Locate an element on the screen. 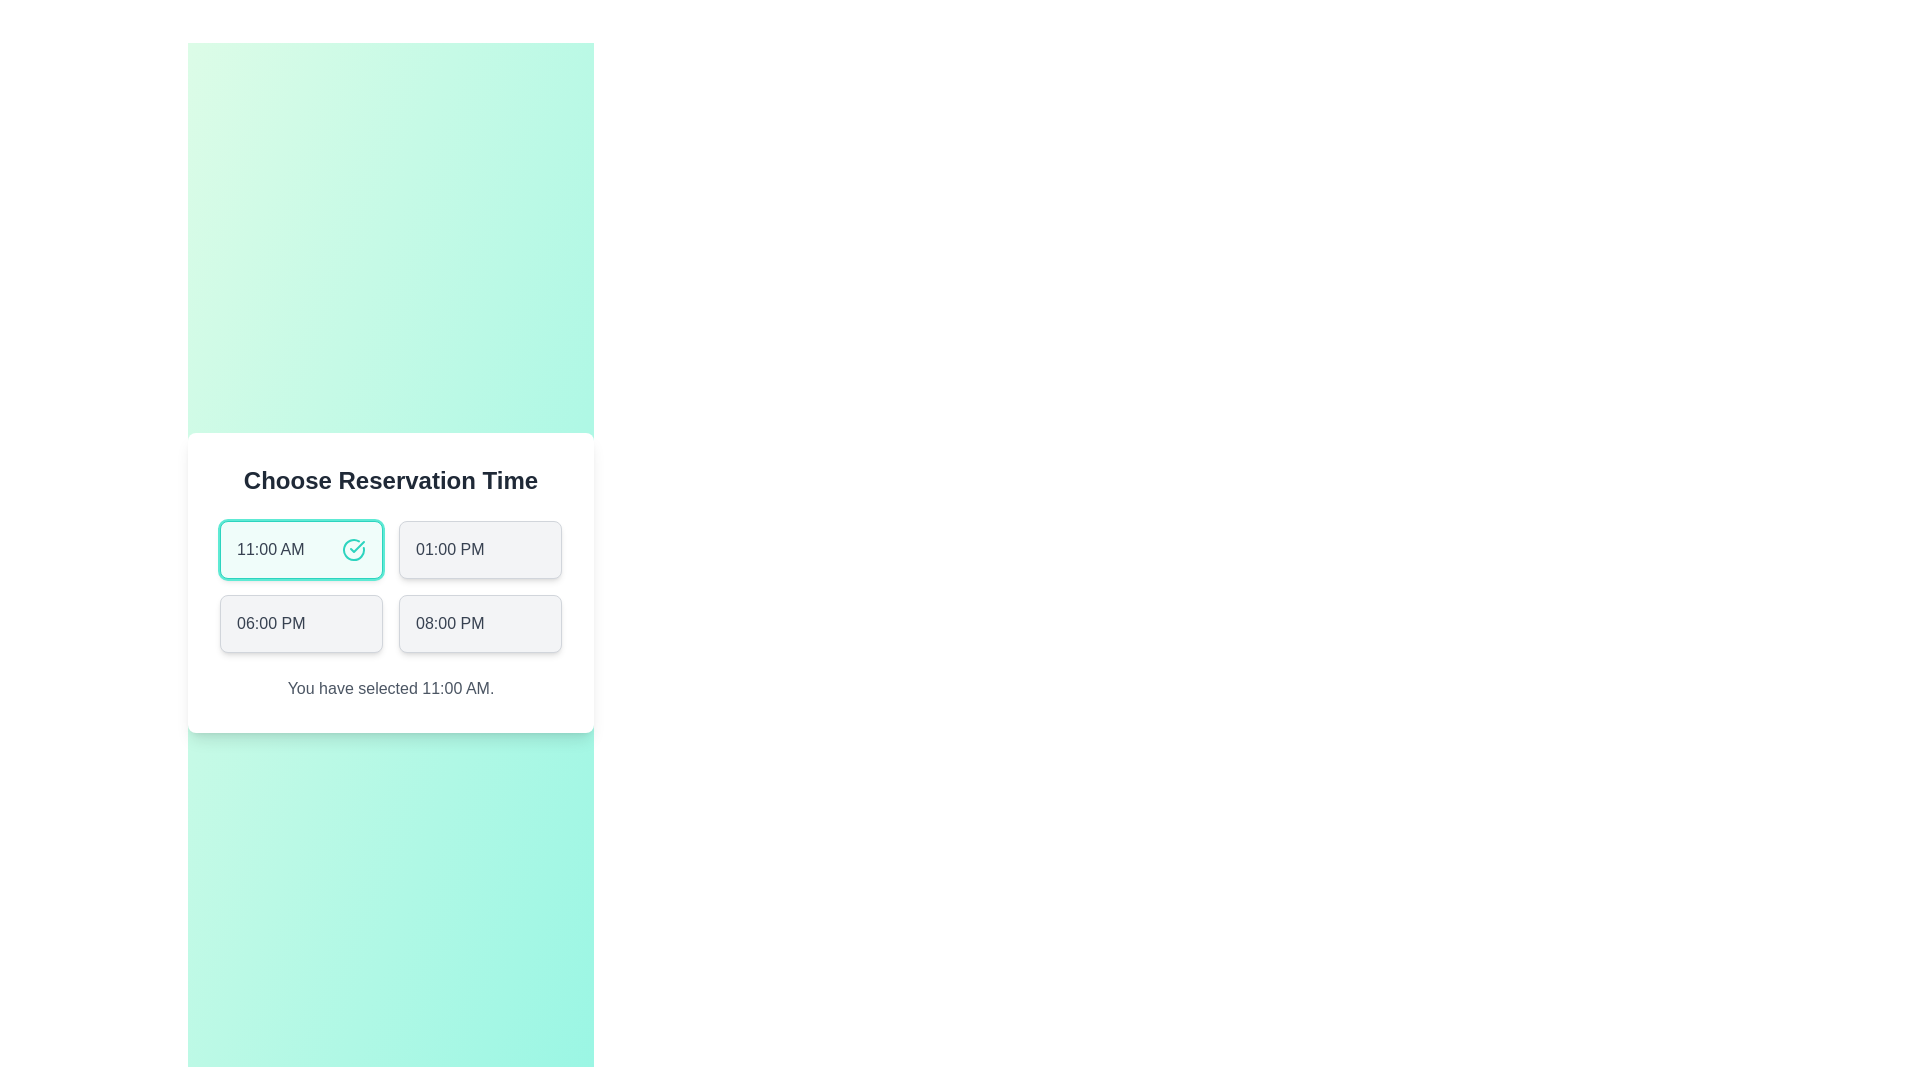  displayed time from the button labeled '08:00 PM', which is located in the bottom-right area of a grid of time options is located at coordinates (449, 623).